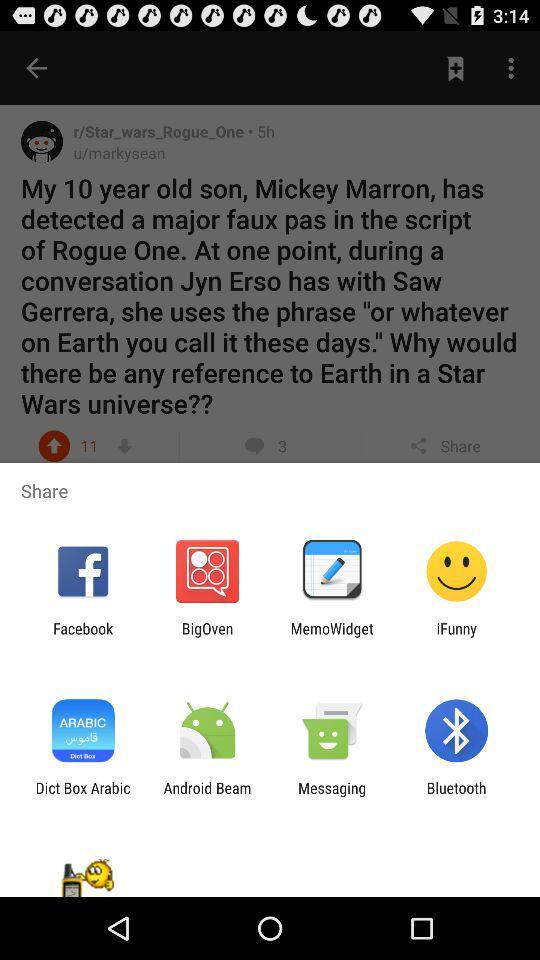 Image resolution: width=540 pixels, height=960 pixels. I want to click on item to the right of messaging, so click(456, 796).